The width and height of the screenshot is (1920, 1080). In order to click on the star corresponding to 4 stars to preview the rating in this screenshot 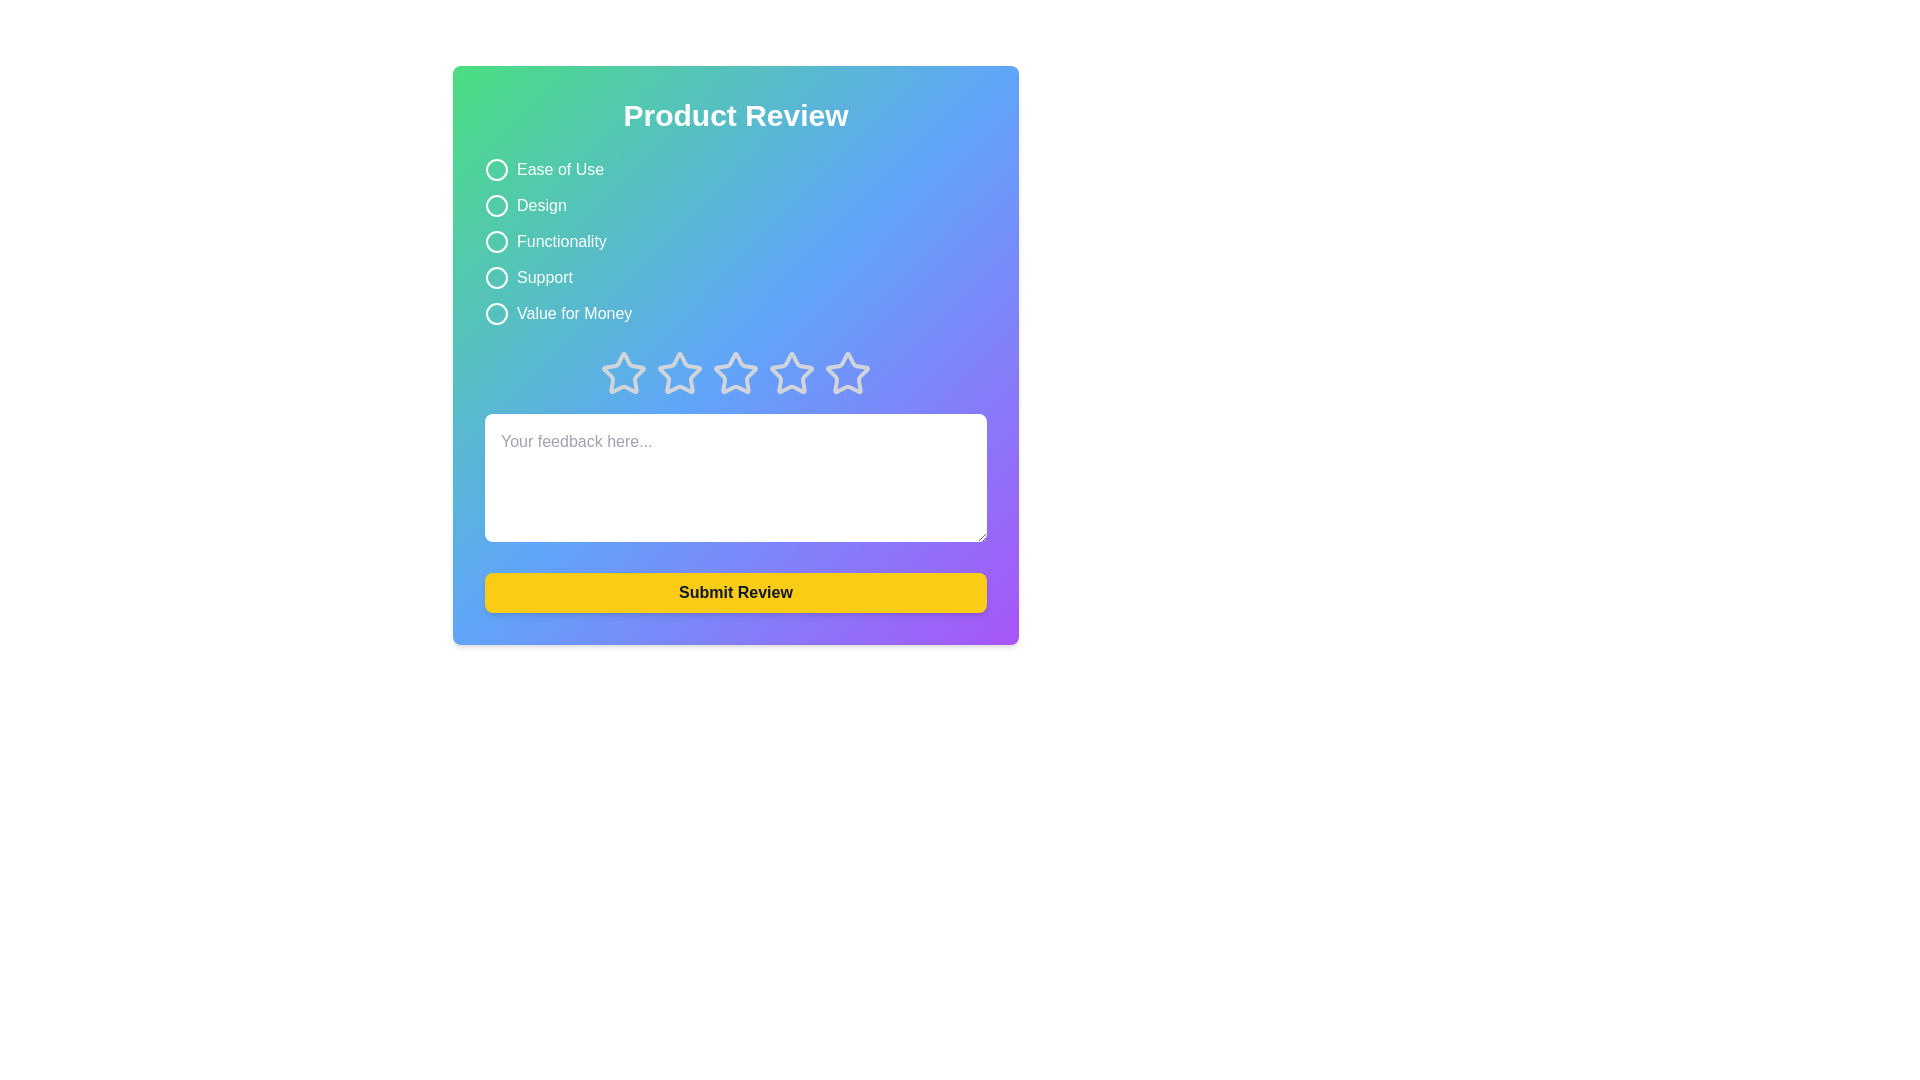, I will do `click(791, 374)`.